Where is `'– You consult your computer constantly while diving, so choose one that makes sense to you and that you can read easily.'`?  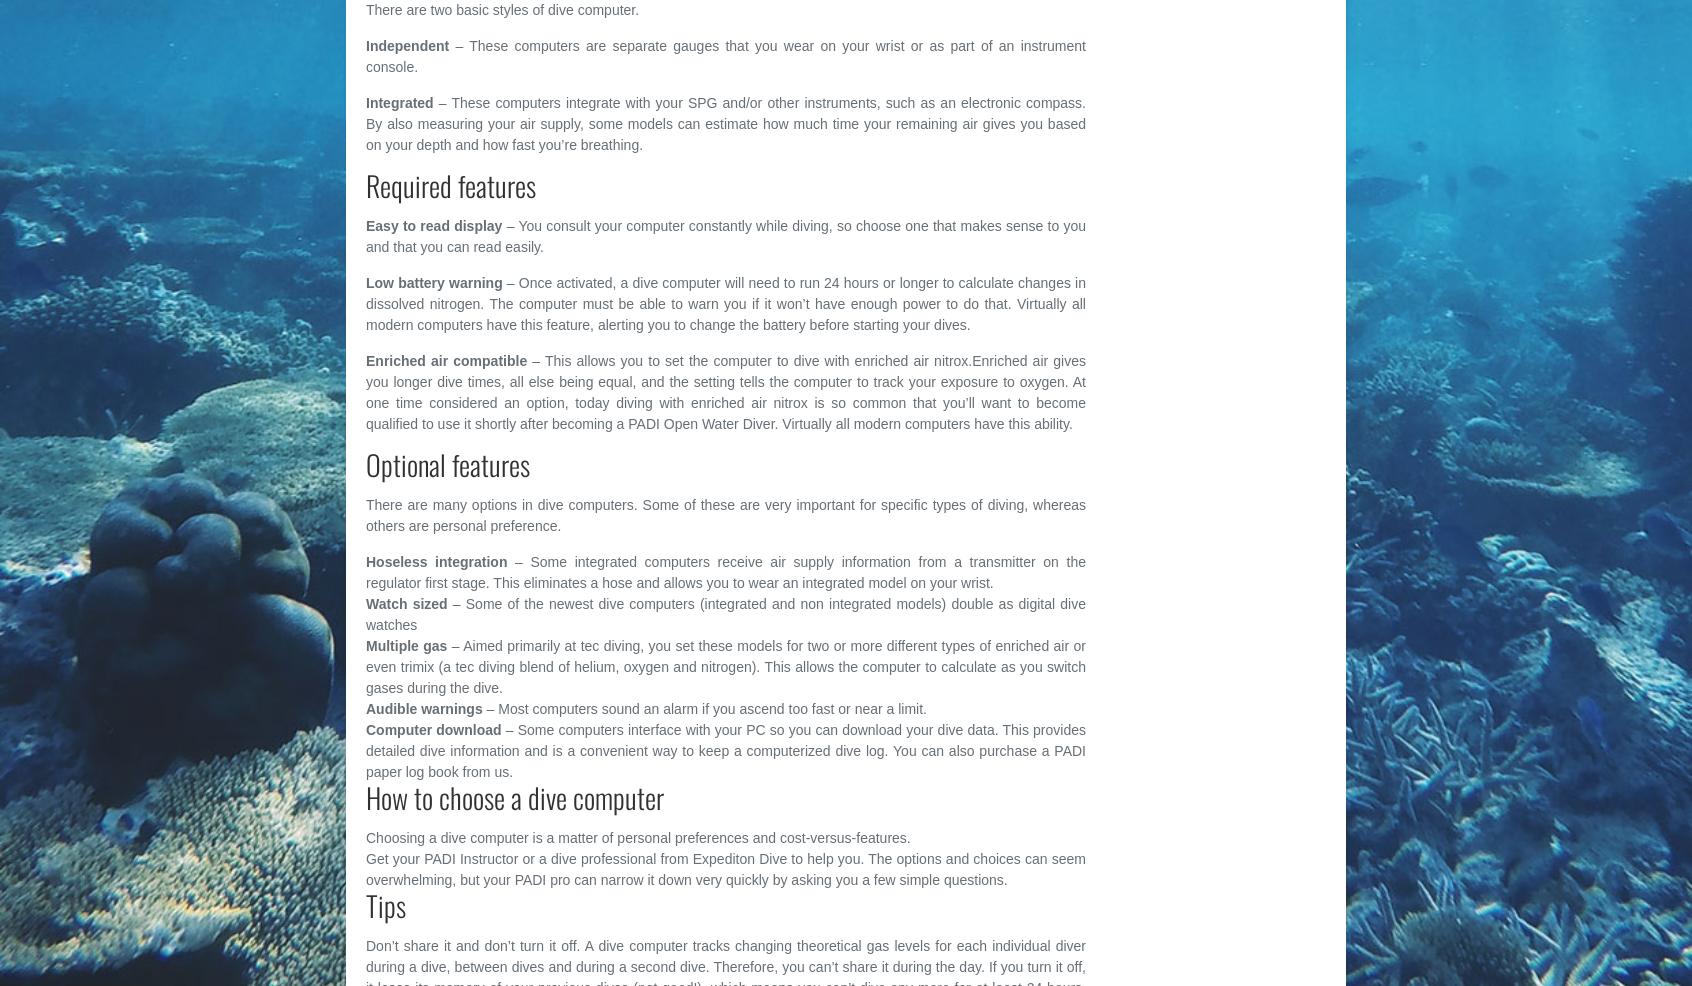 '– You consult your computer constantly while diving, so choose one that makes sense to you and that you can read easily.' is located at coordinates (725, 235).